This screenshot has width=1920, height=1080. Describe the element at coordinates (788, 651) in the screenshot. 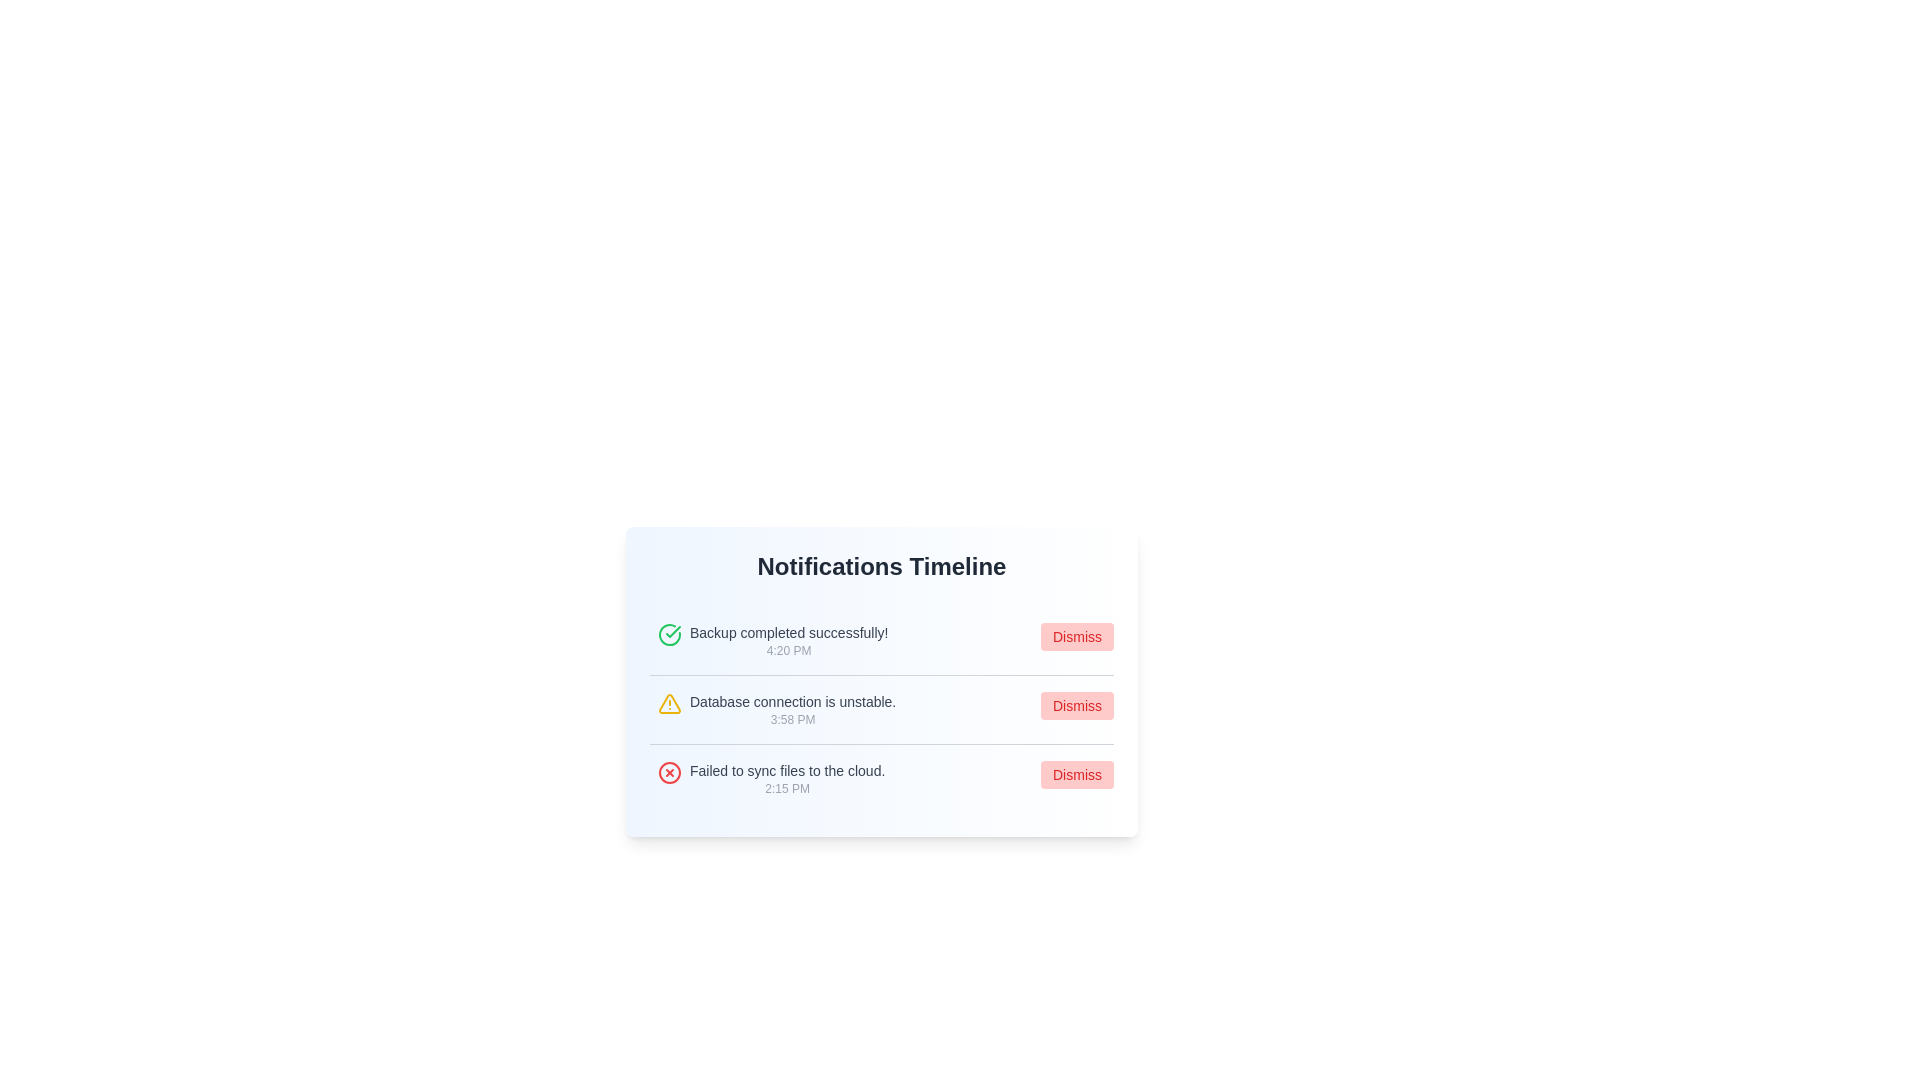

I see `the timestamp reading '4:20 PM' which is a small light gray text label located beneath the notification message 'Backup completed successfully!' in the Notifications Timeline panel` at that location.